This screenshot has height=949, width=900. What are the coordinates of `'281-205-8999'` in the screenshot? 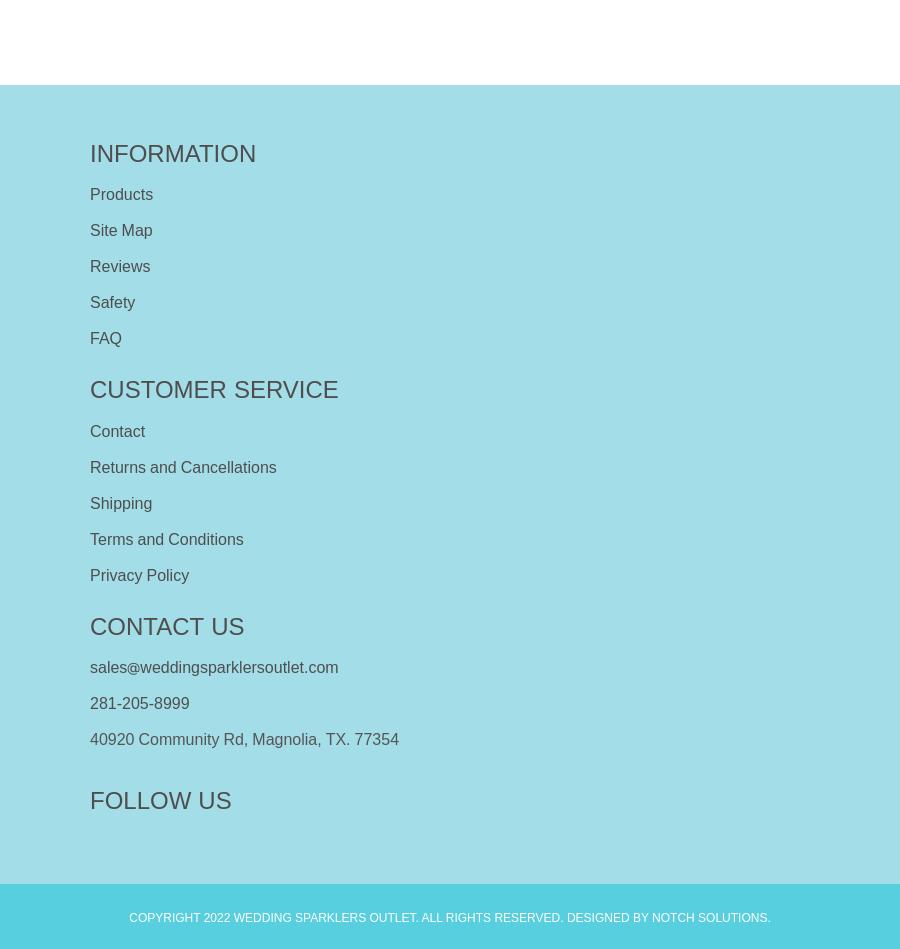 It's located at (89, 703).